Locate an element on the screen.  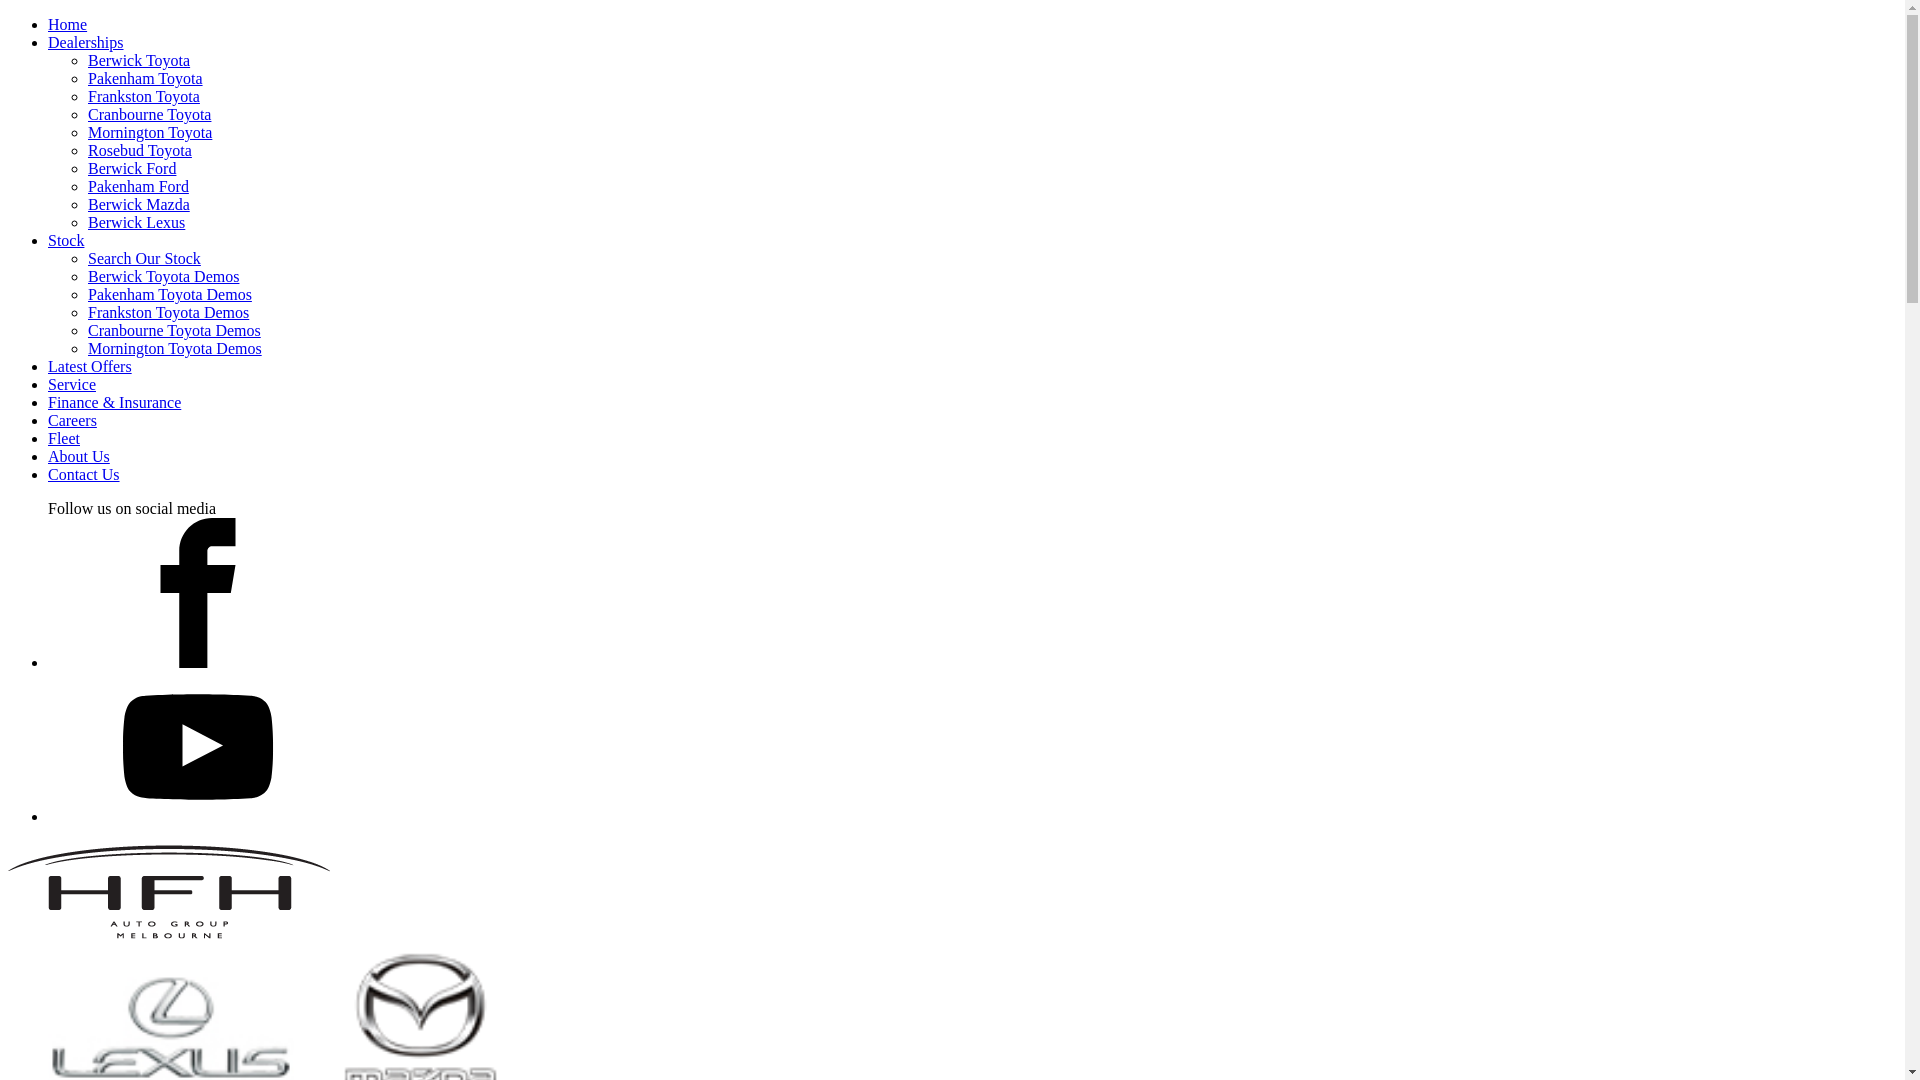
'Stock' is located at coordinates (66, 239).